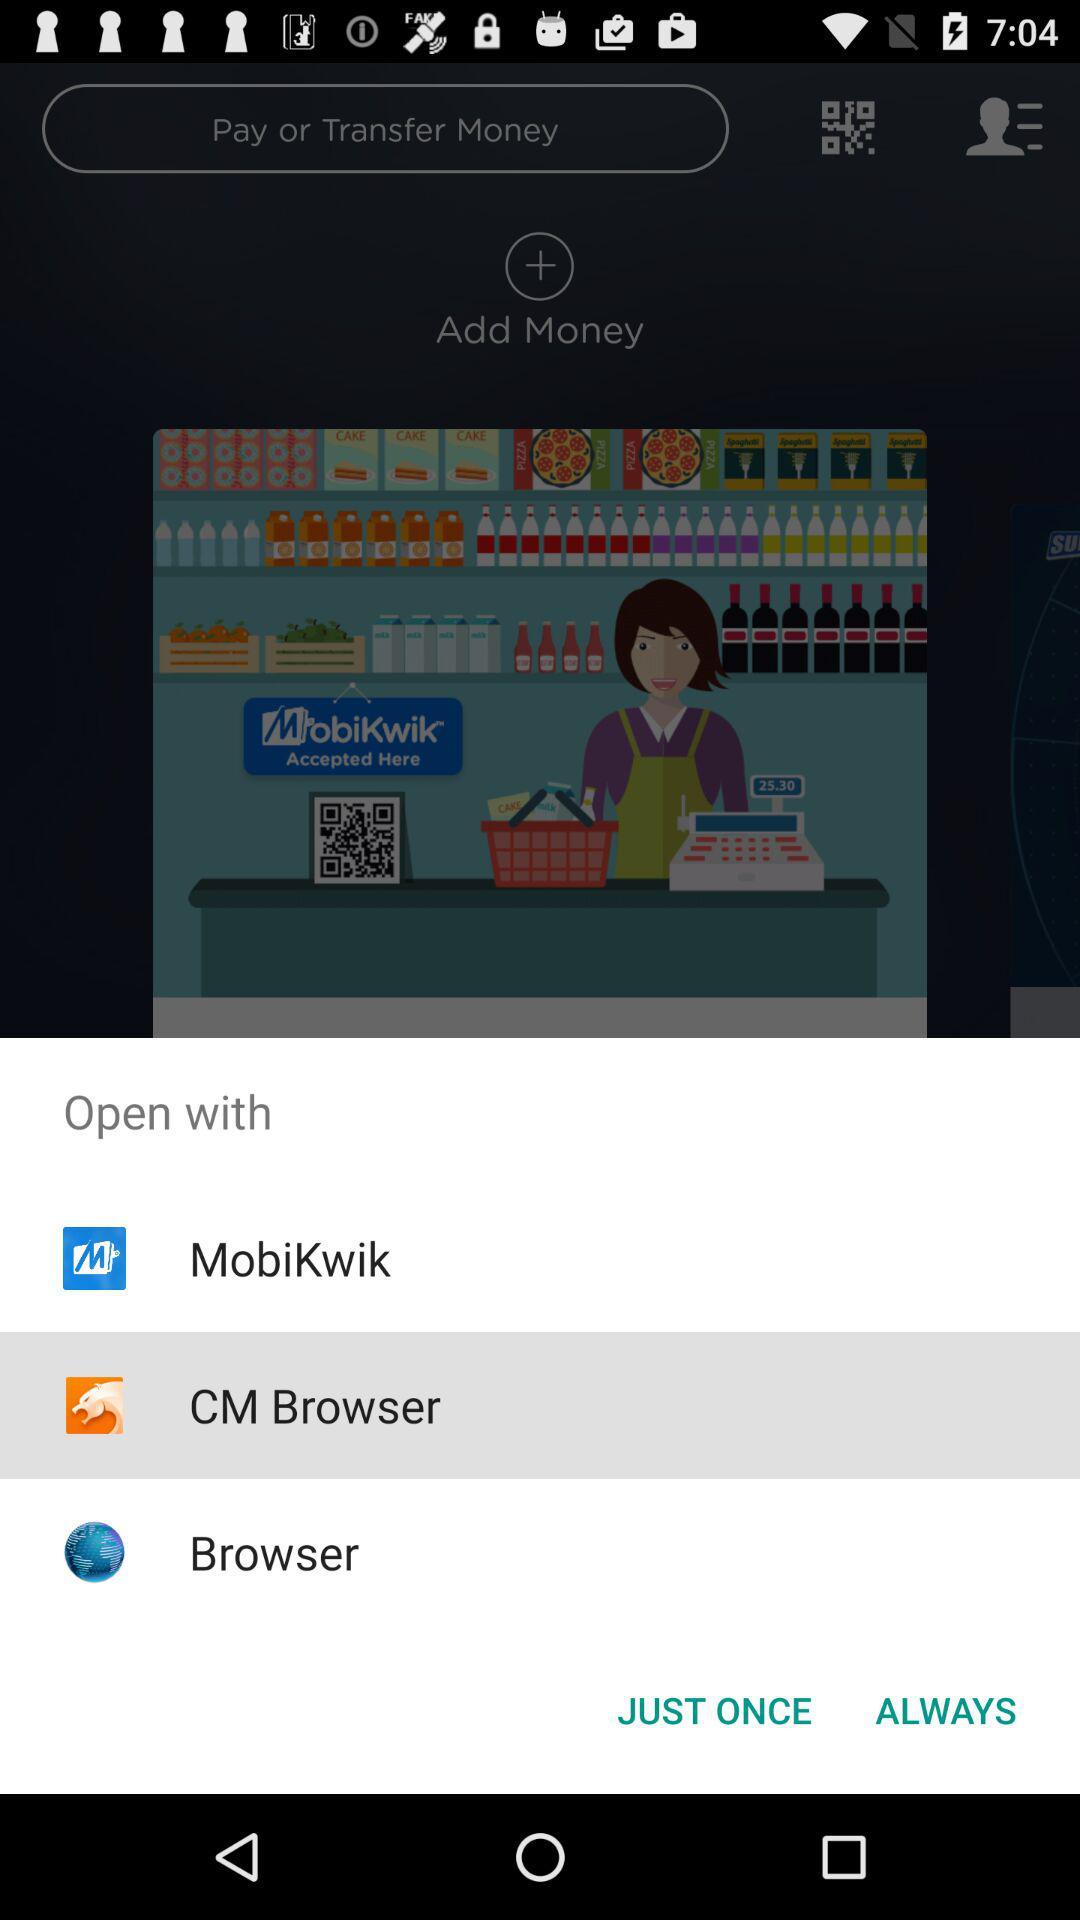  What do you see at coordinates (289, 1257) in the screenshot?
I see `mobikwik` at bounding box center [289, 1257].